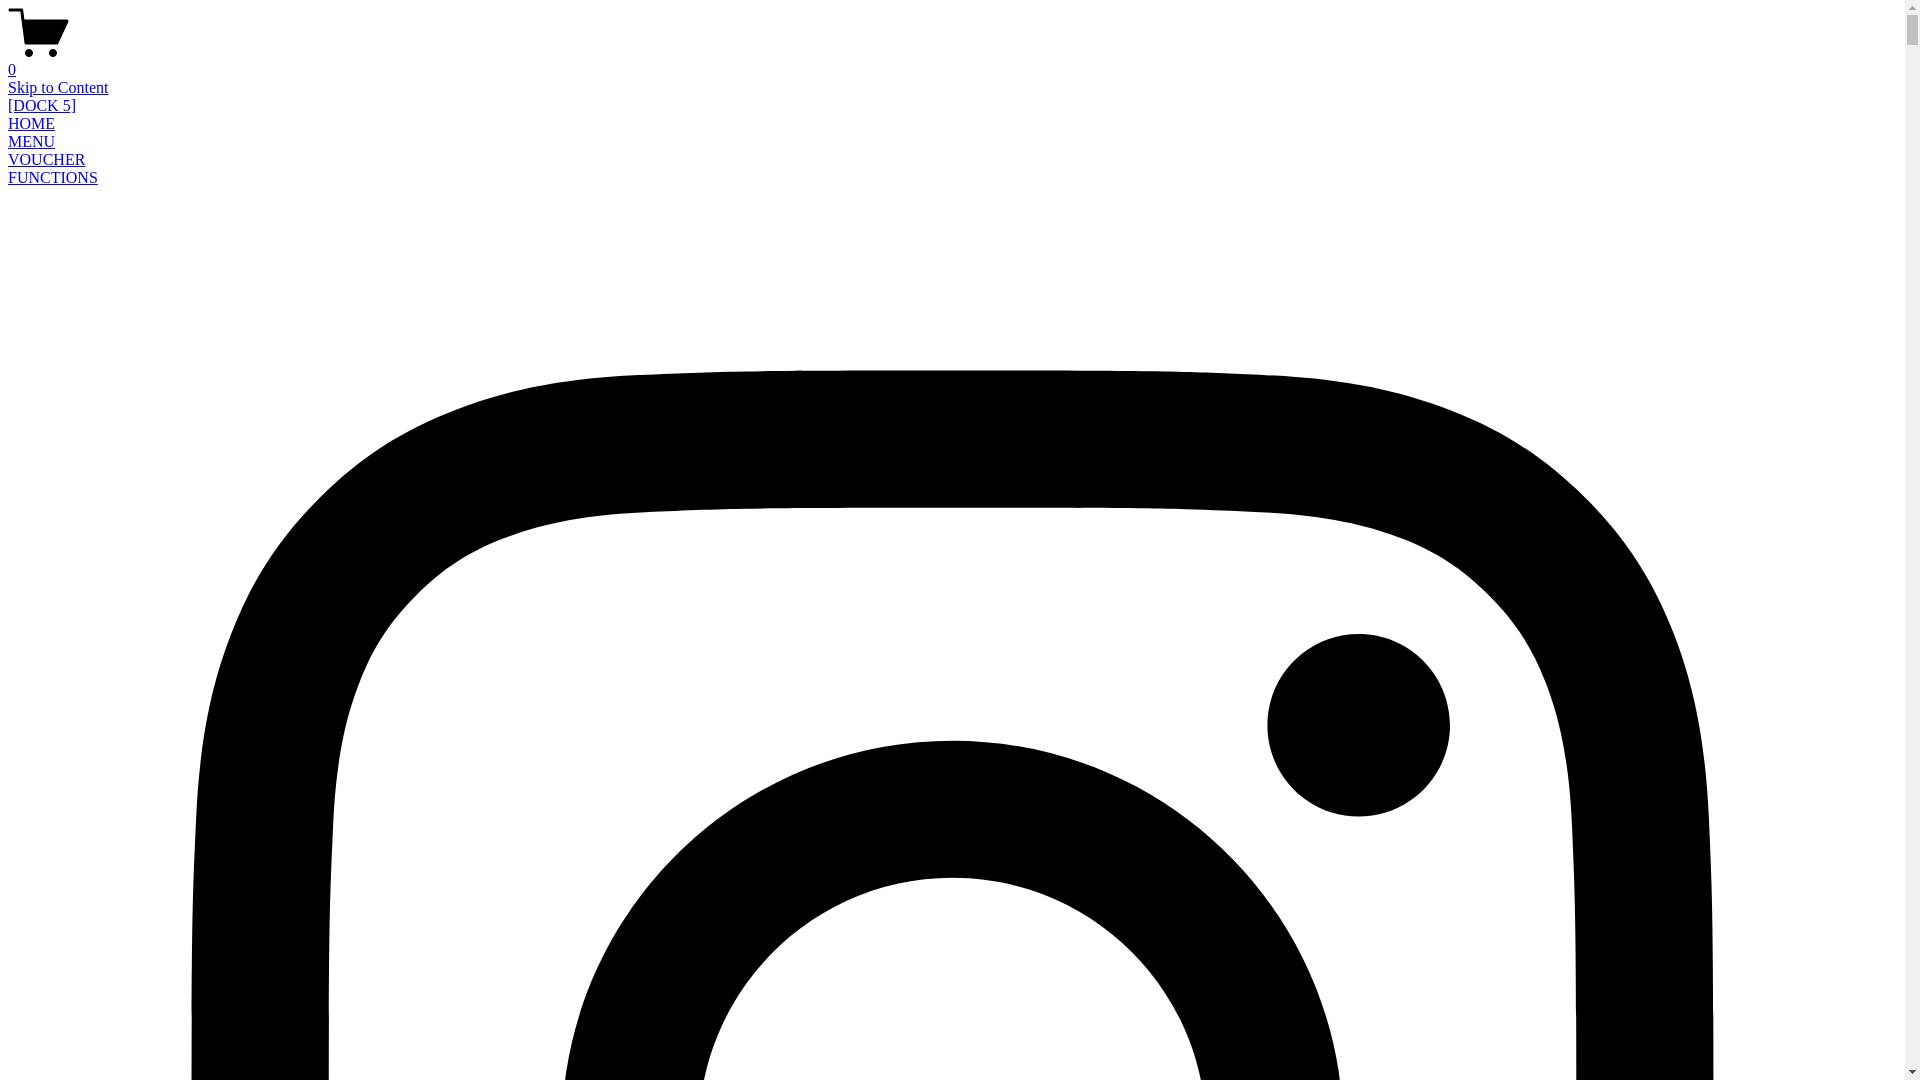 This screenshot has height=1080, width=1920. Describe the element at coordinates (31, 140) in the screenshot. I see `'MENU'` at that location.